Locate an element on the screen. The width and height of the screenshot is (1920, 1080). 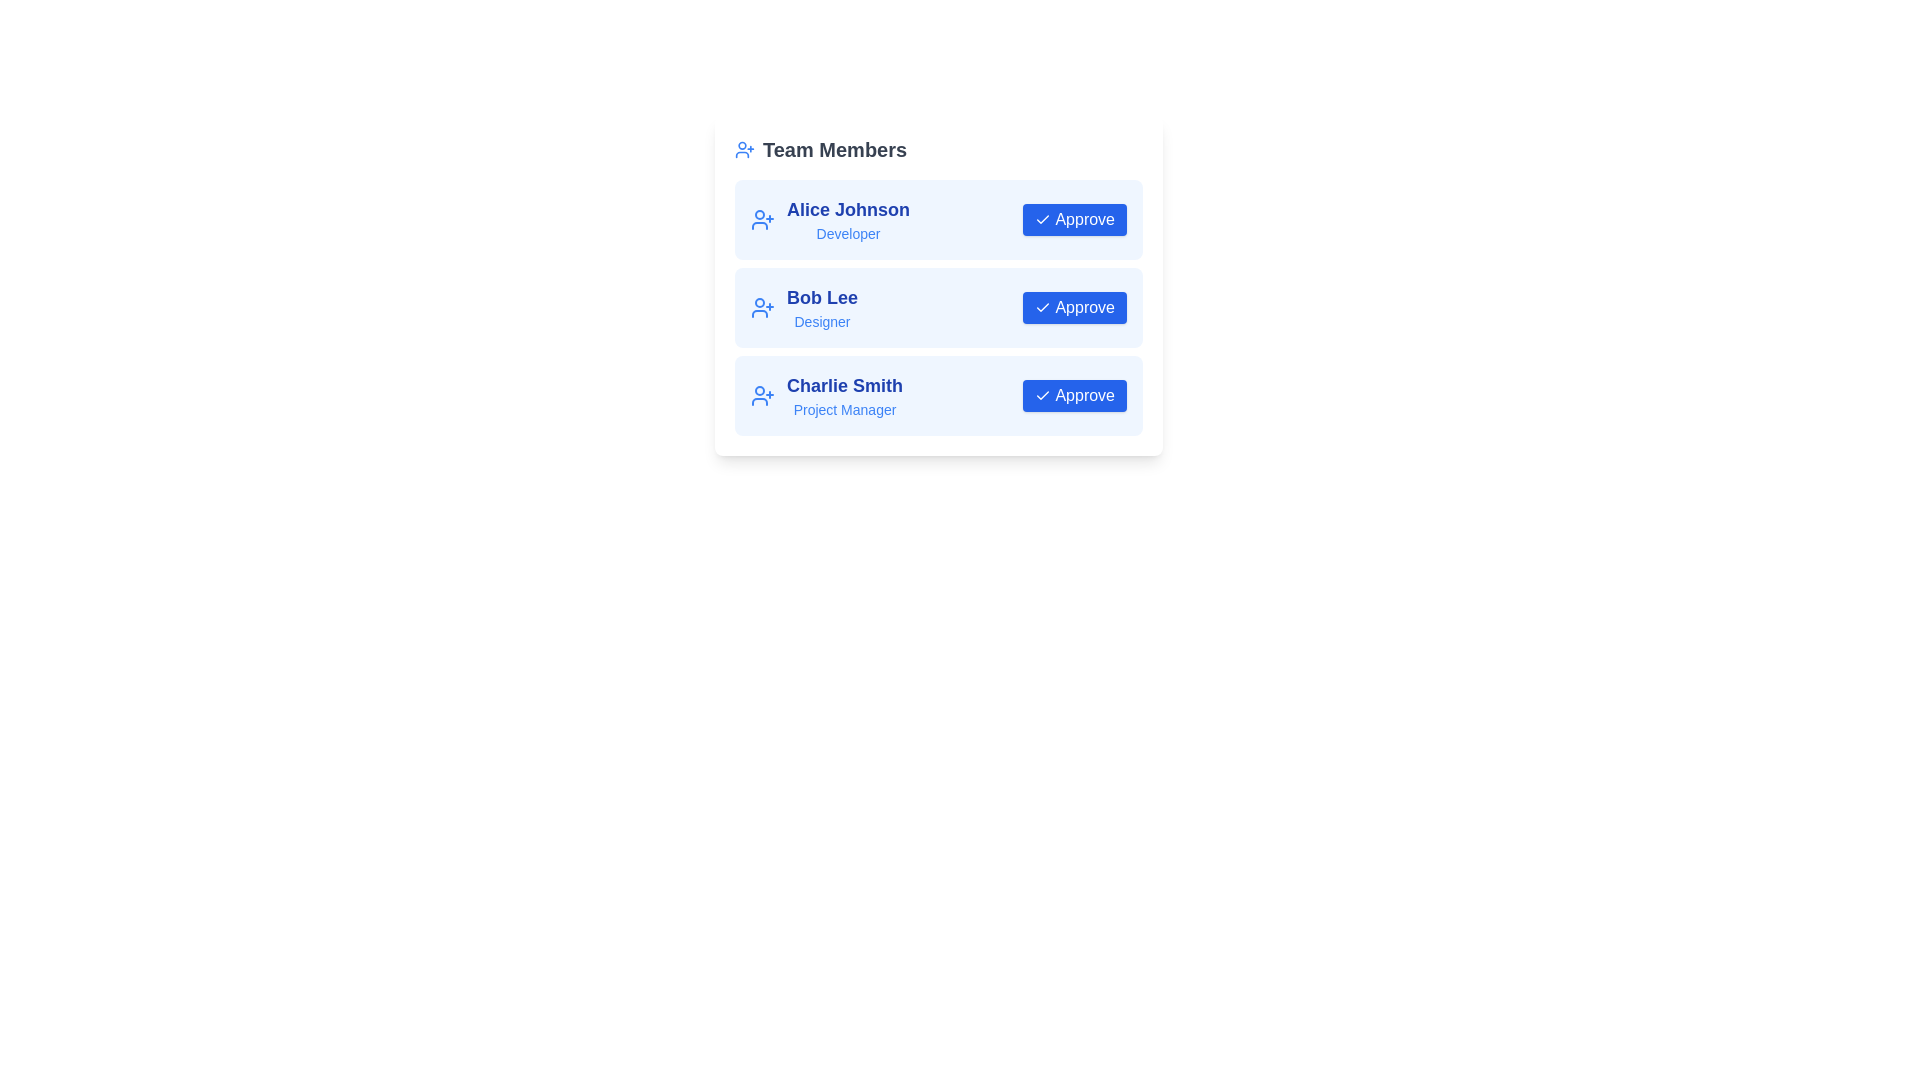
the text label reading 'Project Manager', which is styled in a small font size with a blue color and is located below the text 'Charlie Smith' in the 'Team Members' list is located at coordinates (844, 408).